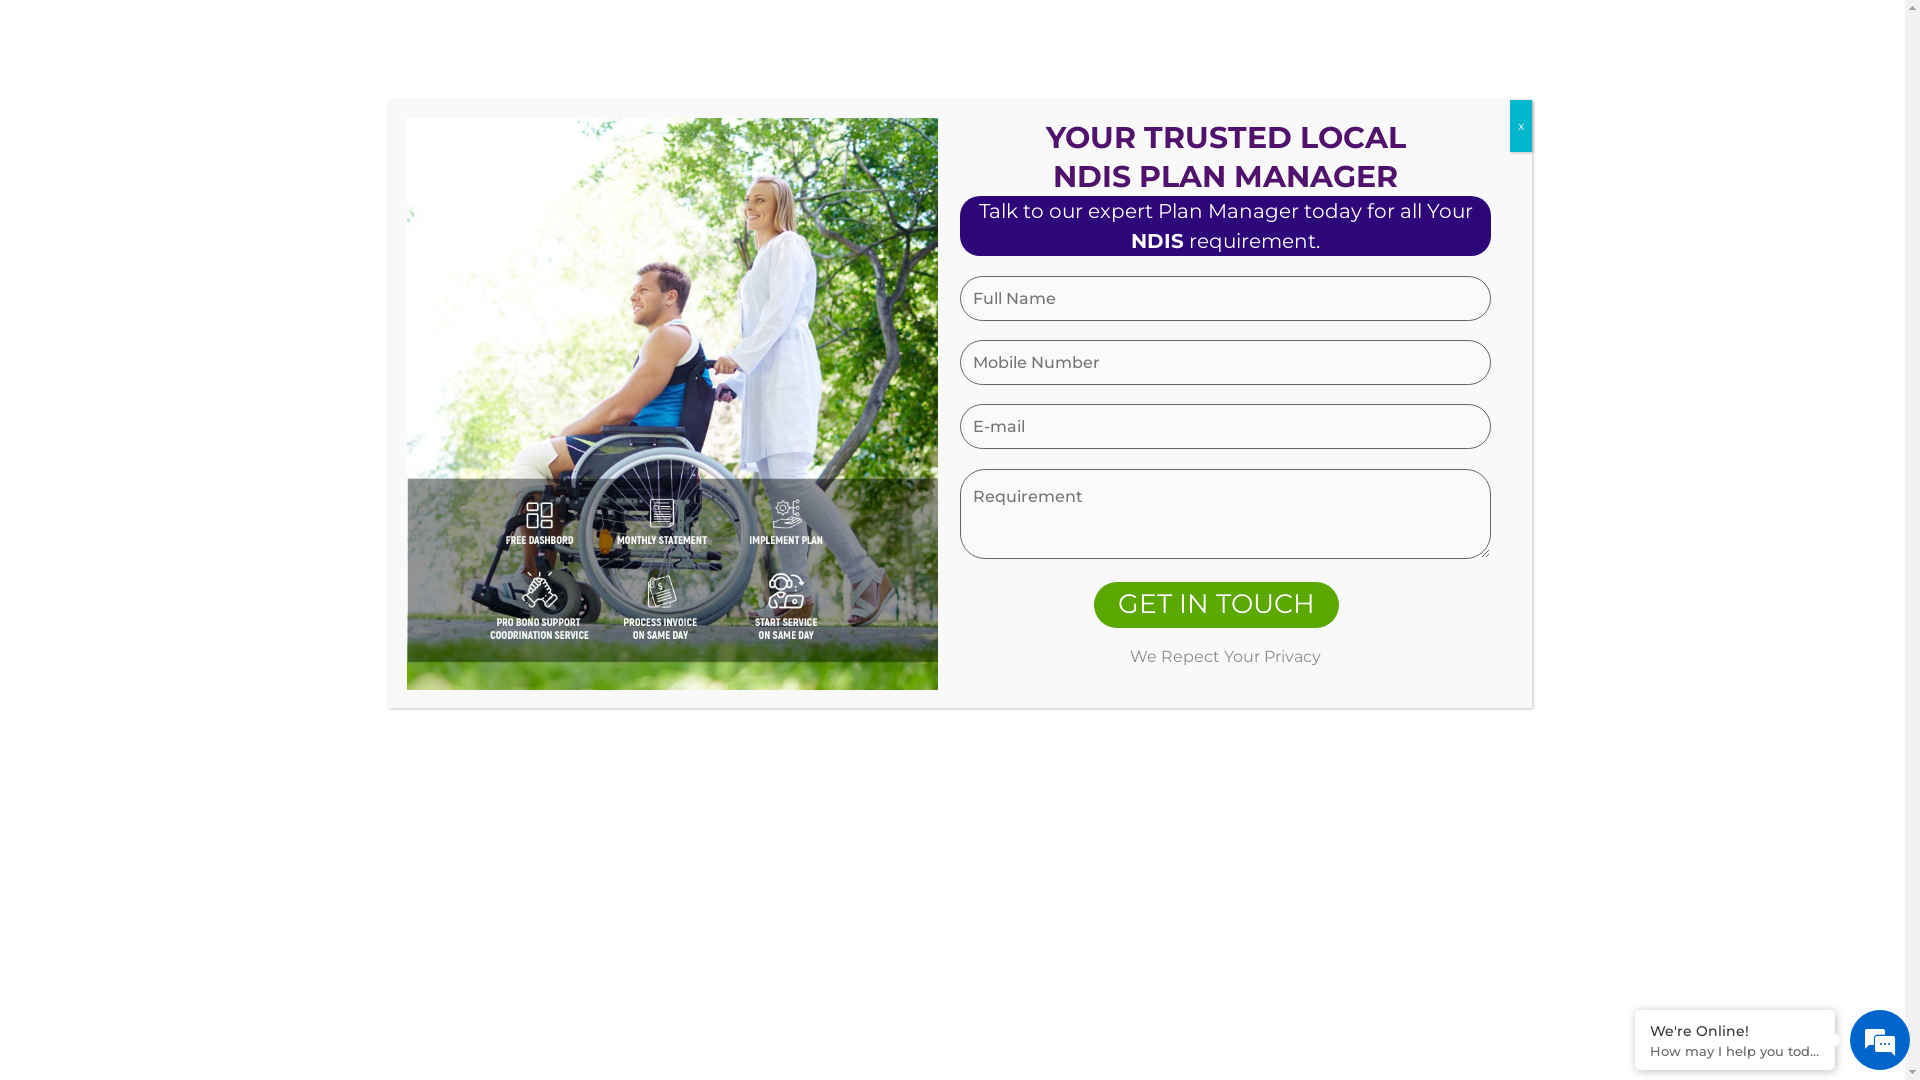 The height and width of the screenshot is (1080, 1920). I want to click on 'REFER A CLIENT', so click(1266, 103).